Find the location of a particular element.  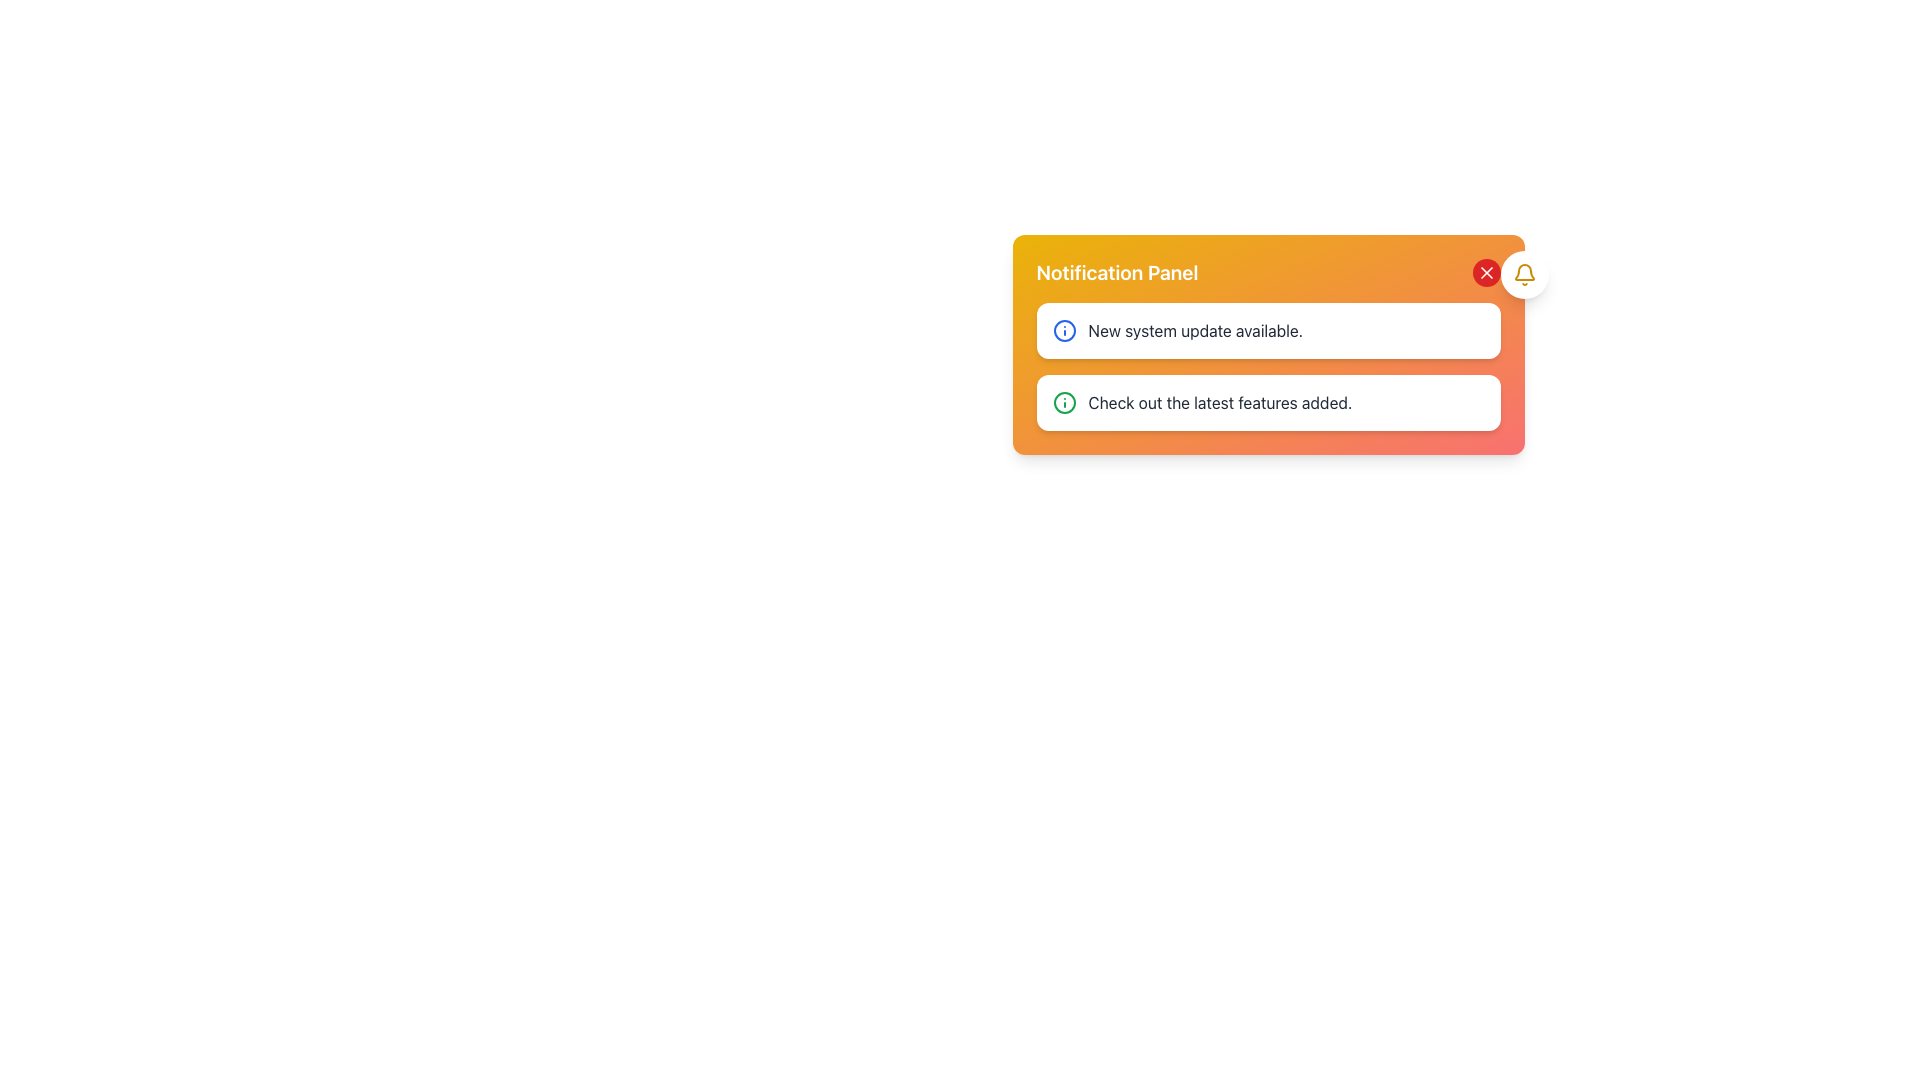

the red 'X' icon located at the top-right corner of the notification panel is located at coordinates (1486, 273).